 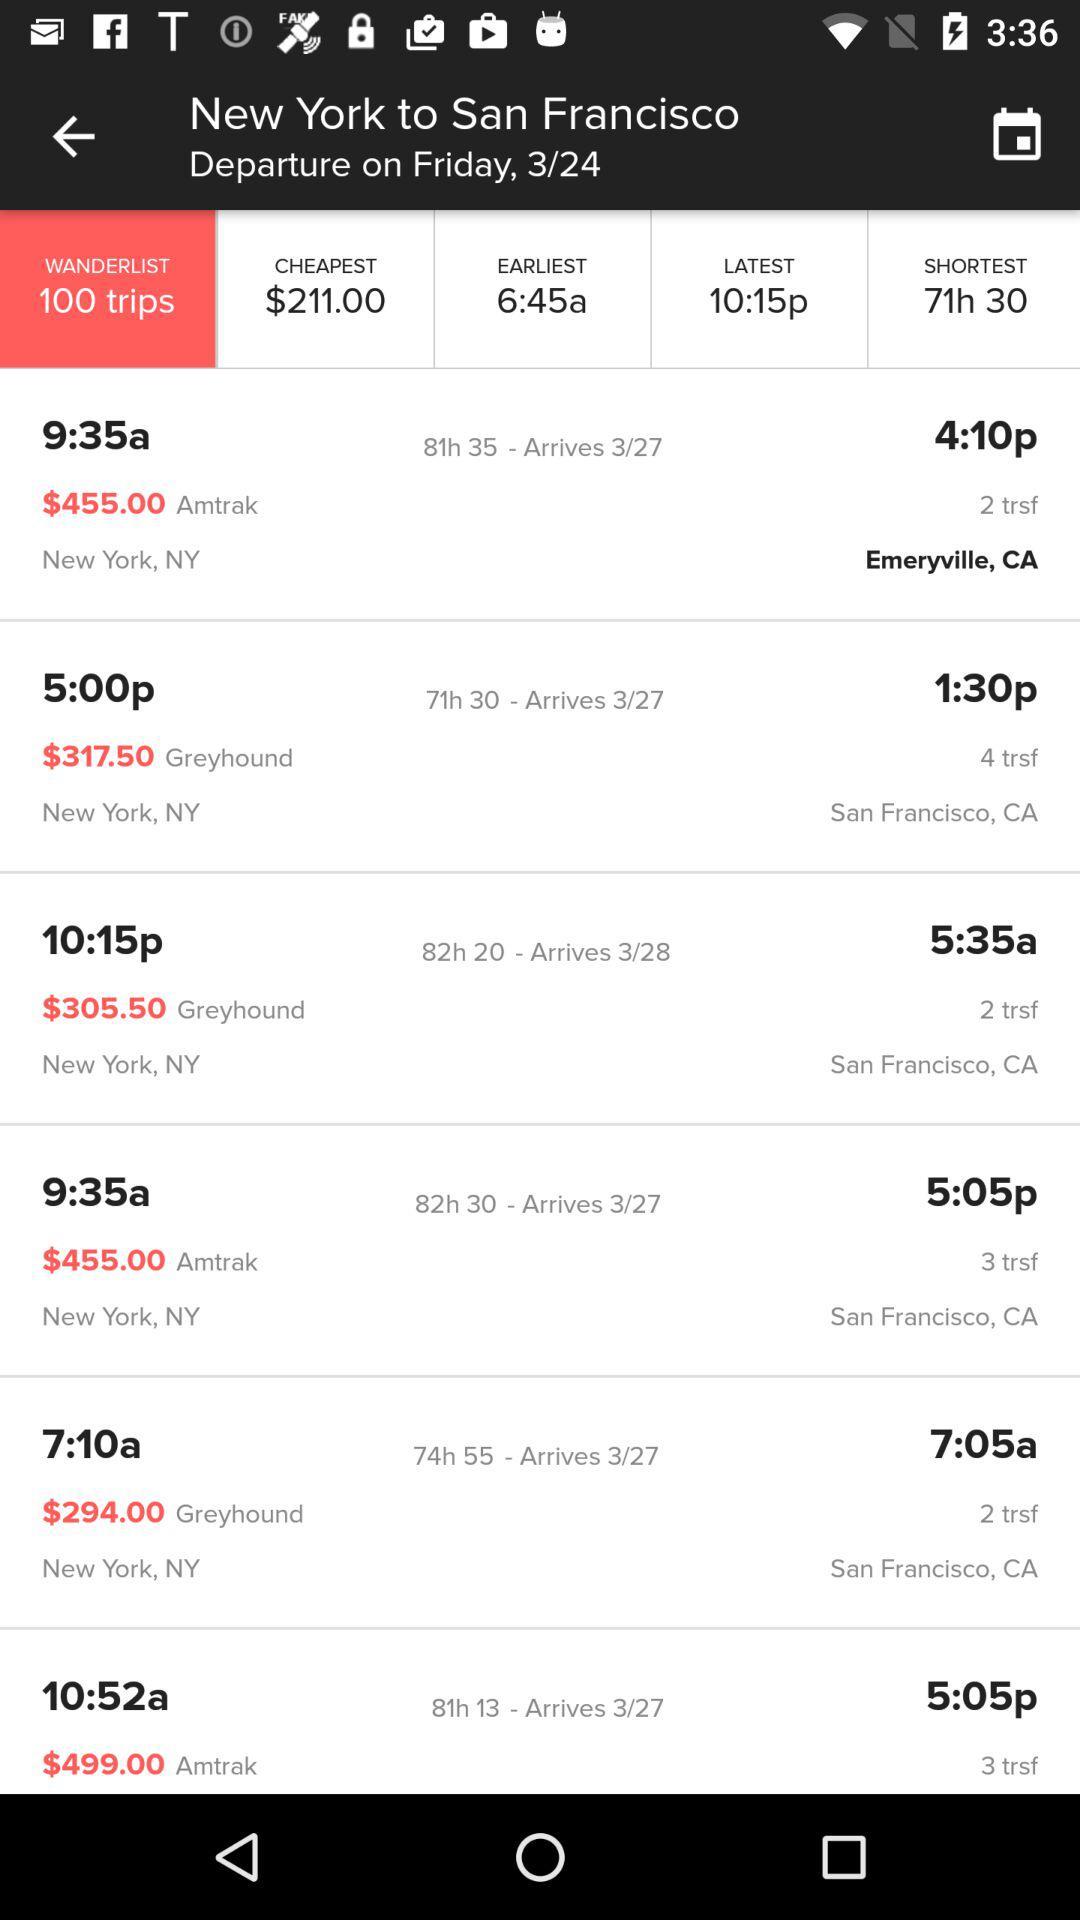 What do you see at coordinates (455, 1203) in the screenshot?
I see `icon next to - arrives 3/27 icon` at bounding box center [455, 1203].